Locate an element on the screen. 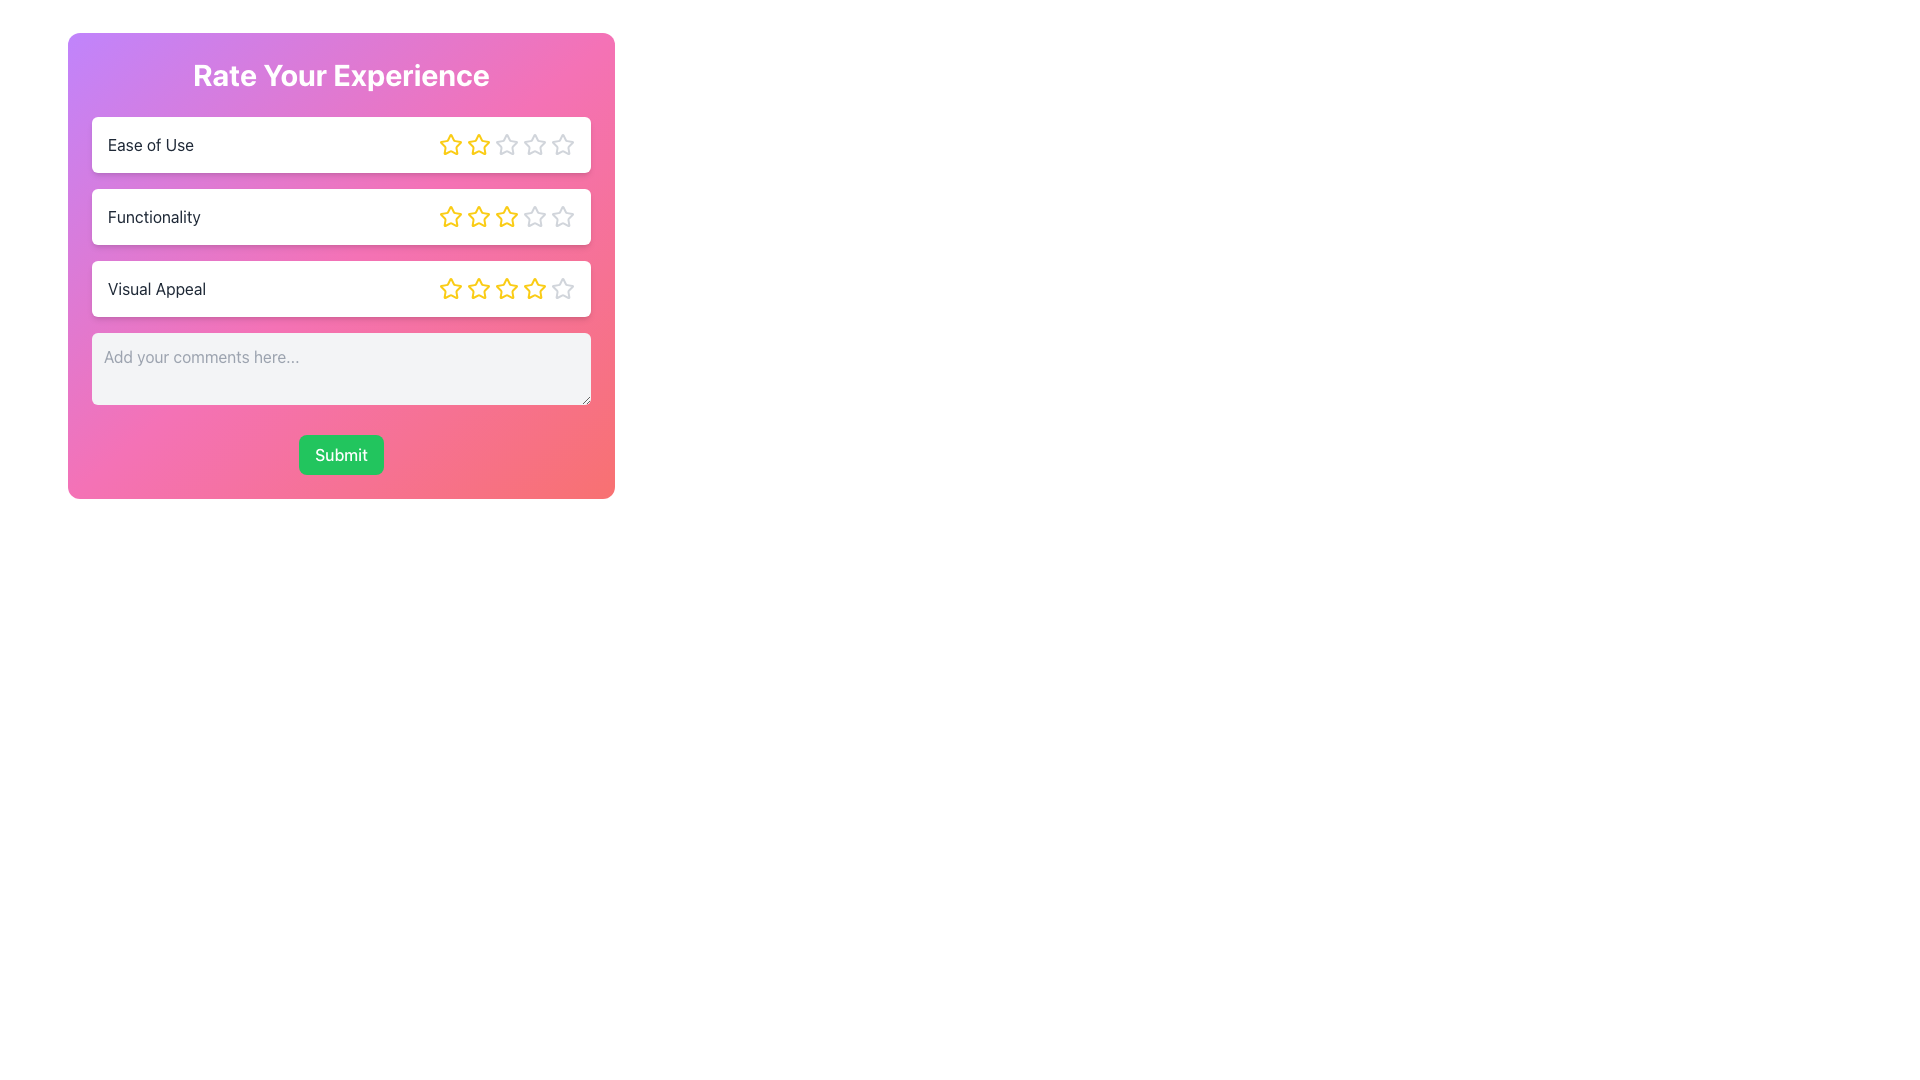 The height and width of the screenshot is (1080, 1920). the first star icon for rating in the 'Ease of Use' section is located at coordinates (450, 144).